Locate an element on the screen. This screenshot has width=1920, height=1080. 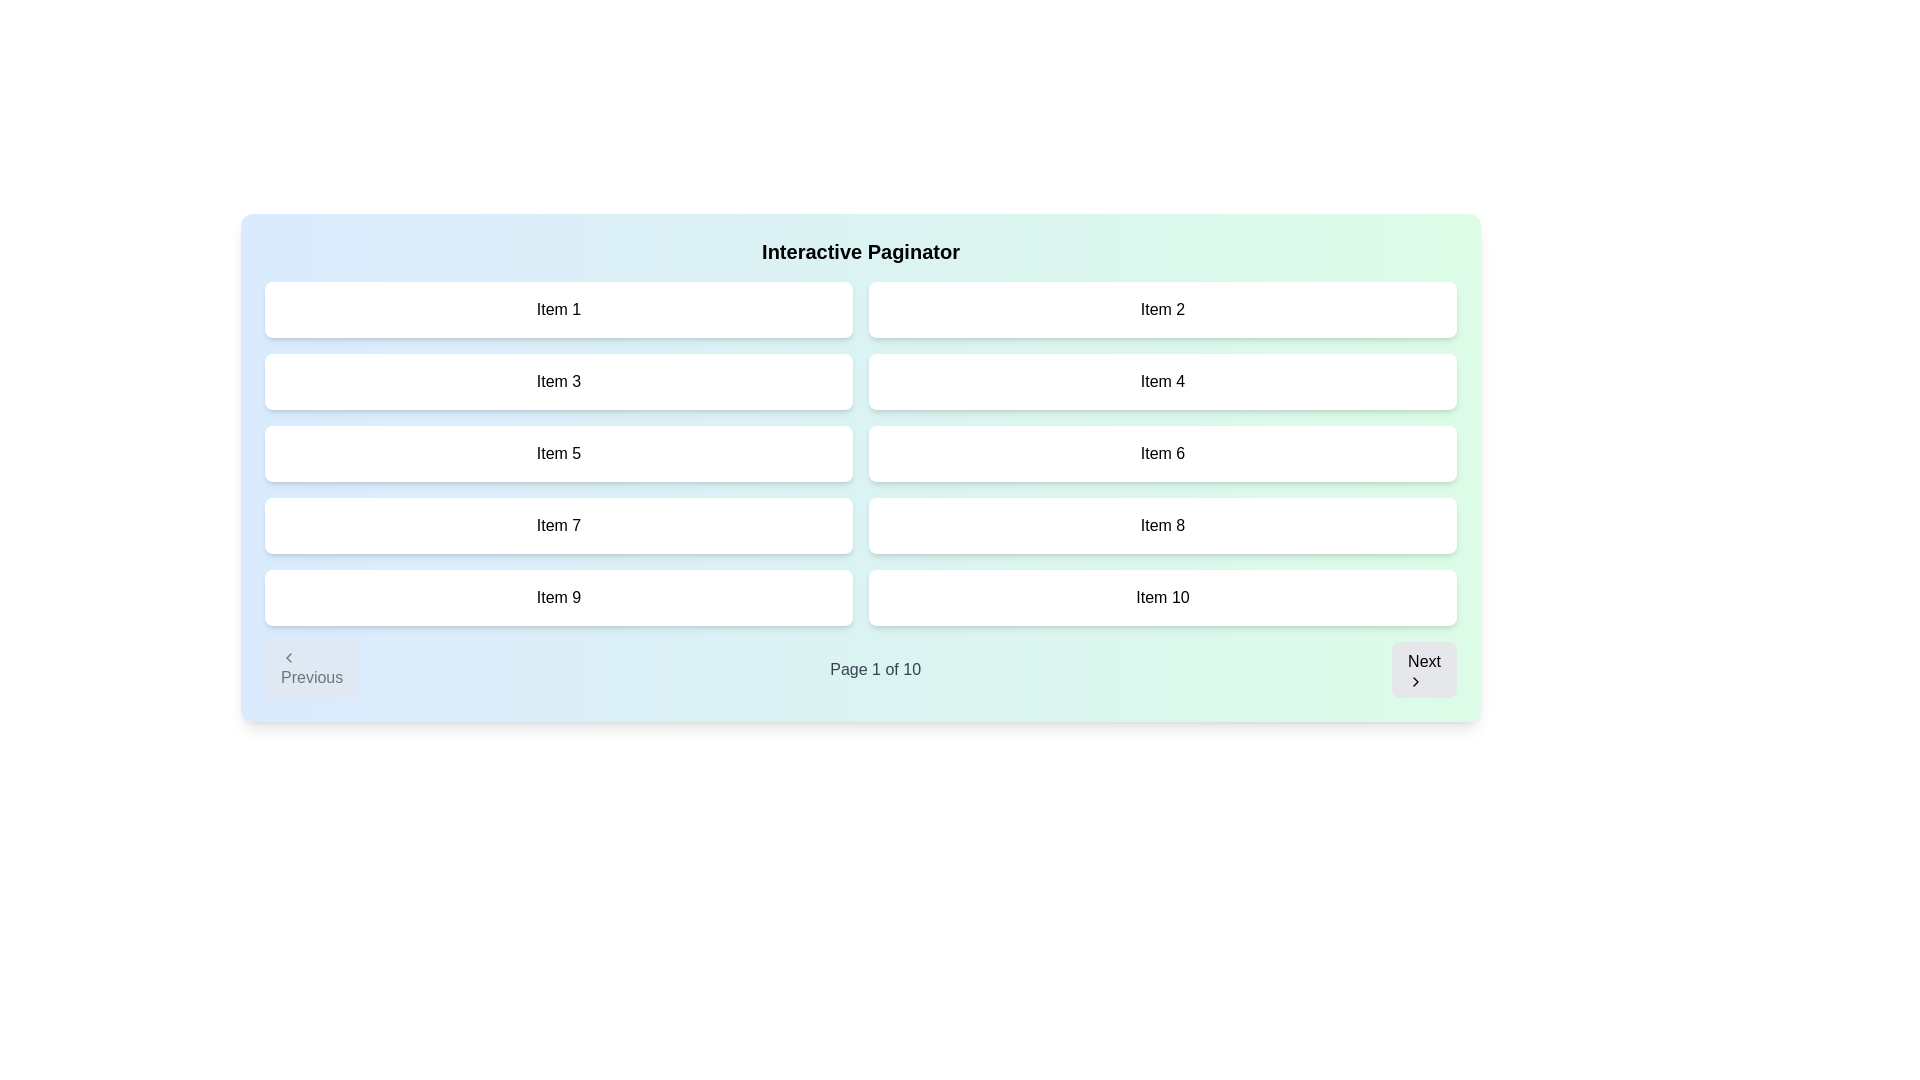
the display box representing 'Item 8', located in the fourth row and second column of the grid layout is located at coordinates (1162, 524).